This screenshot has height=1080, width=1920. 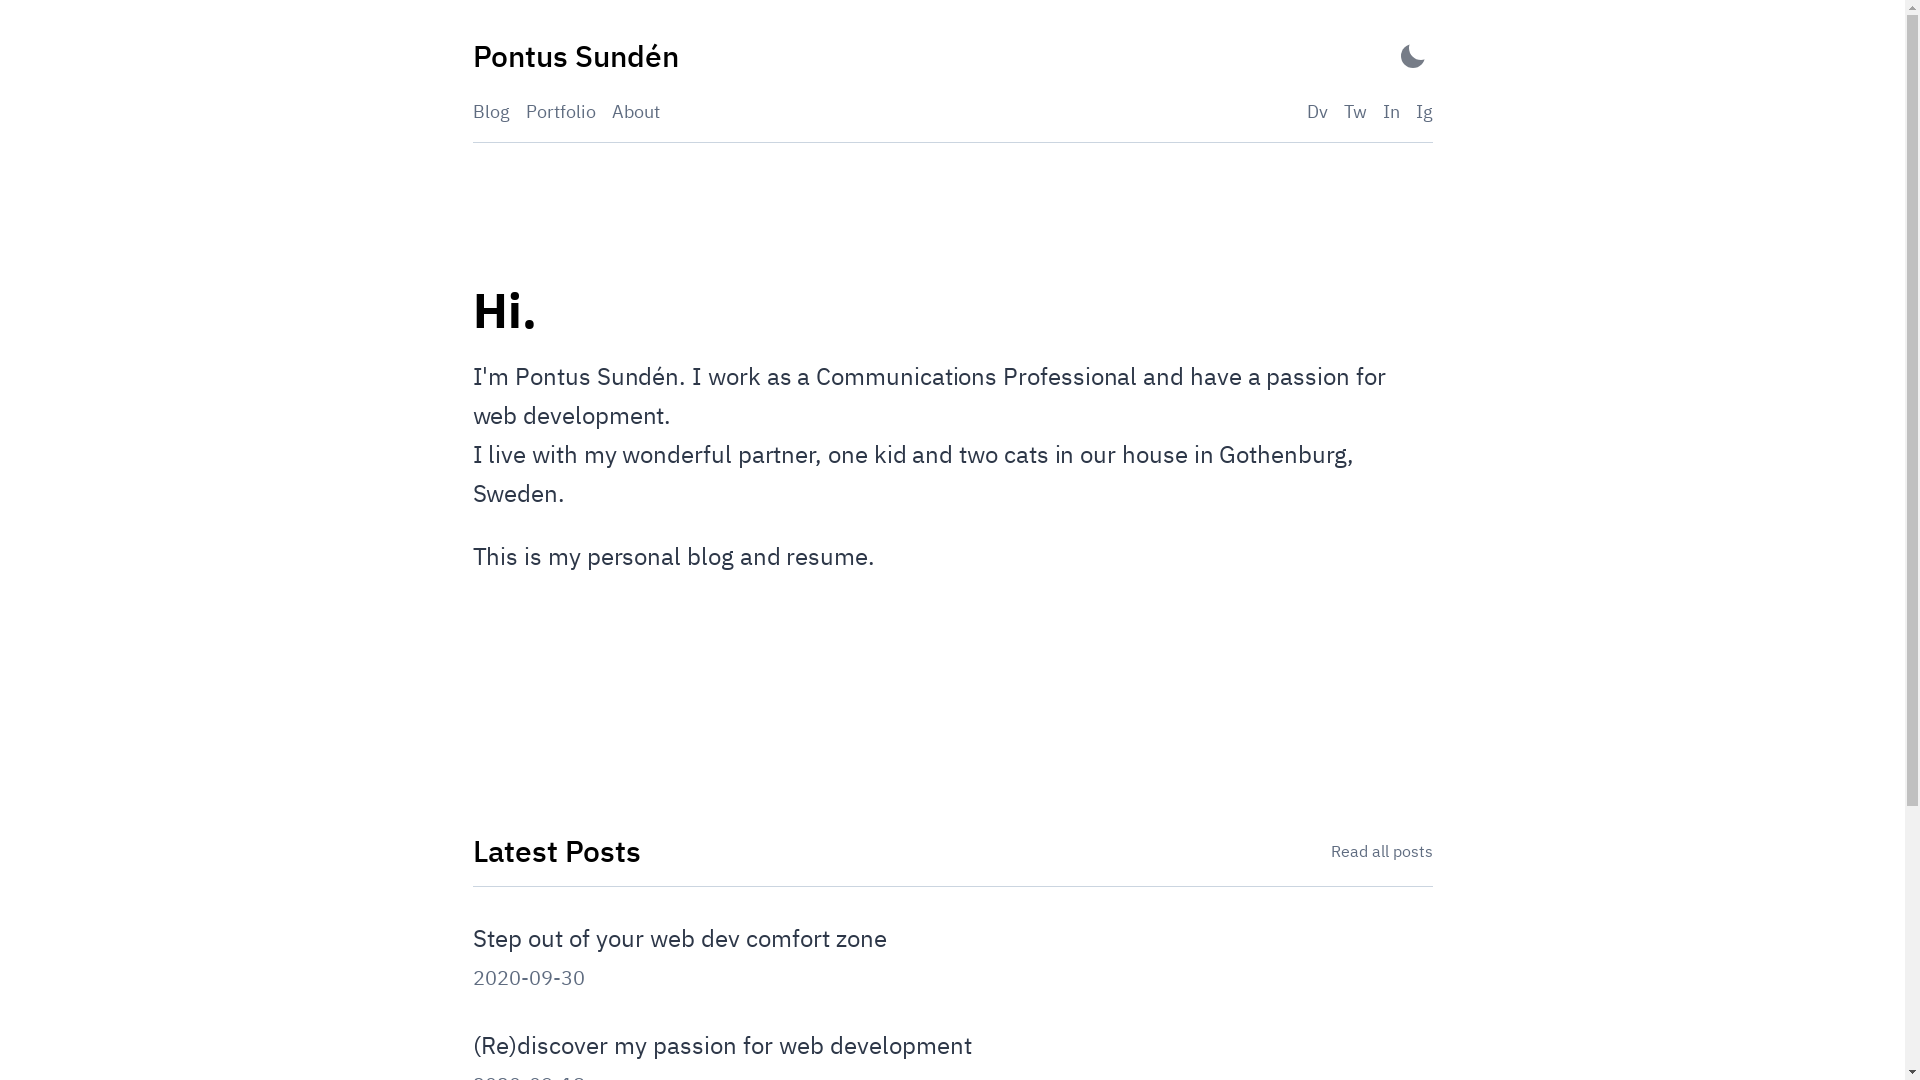 I want to click on 'Blog', so click(x=490, y=111).